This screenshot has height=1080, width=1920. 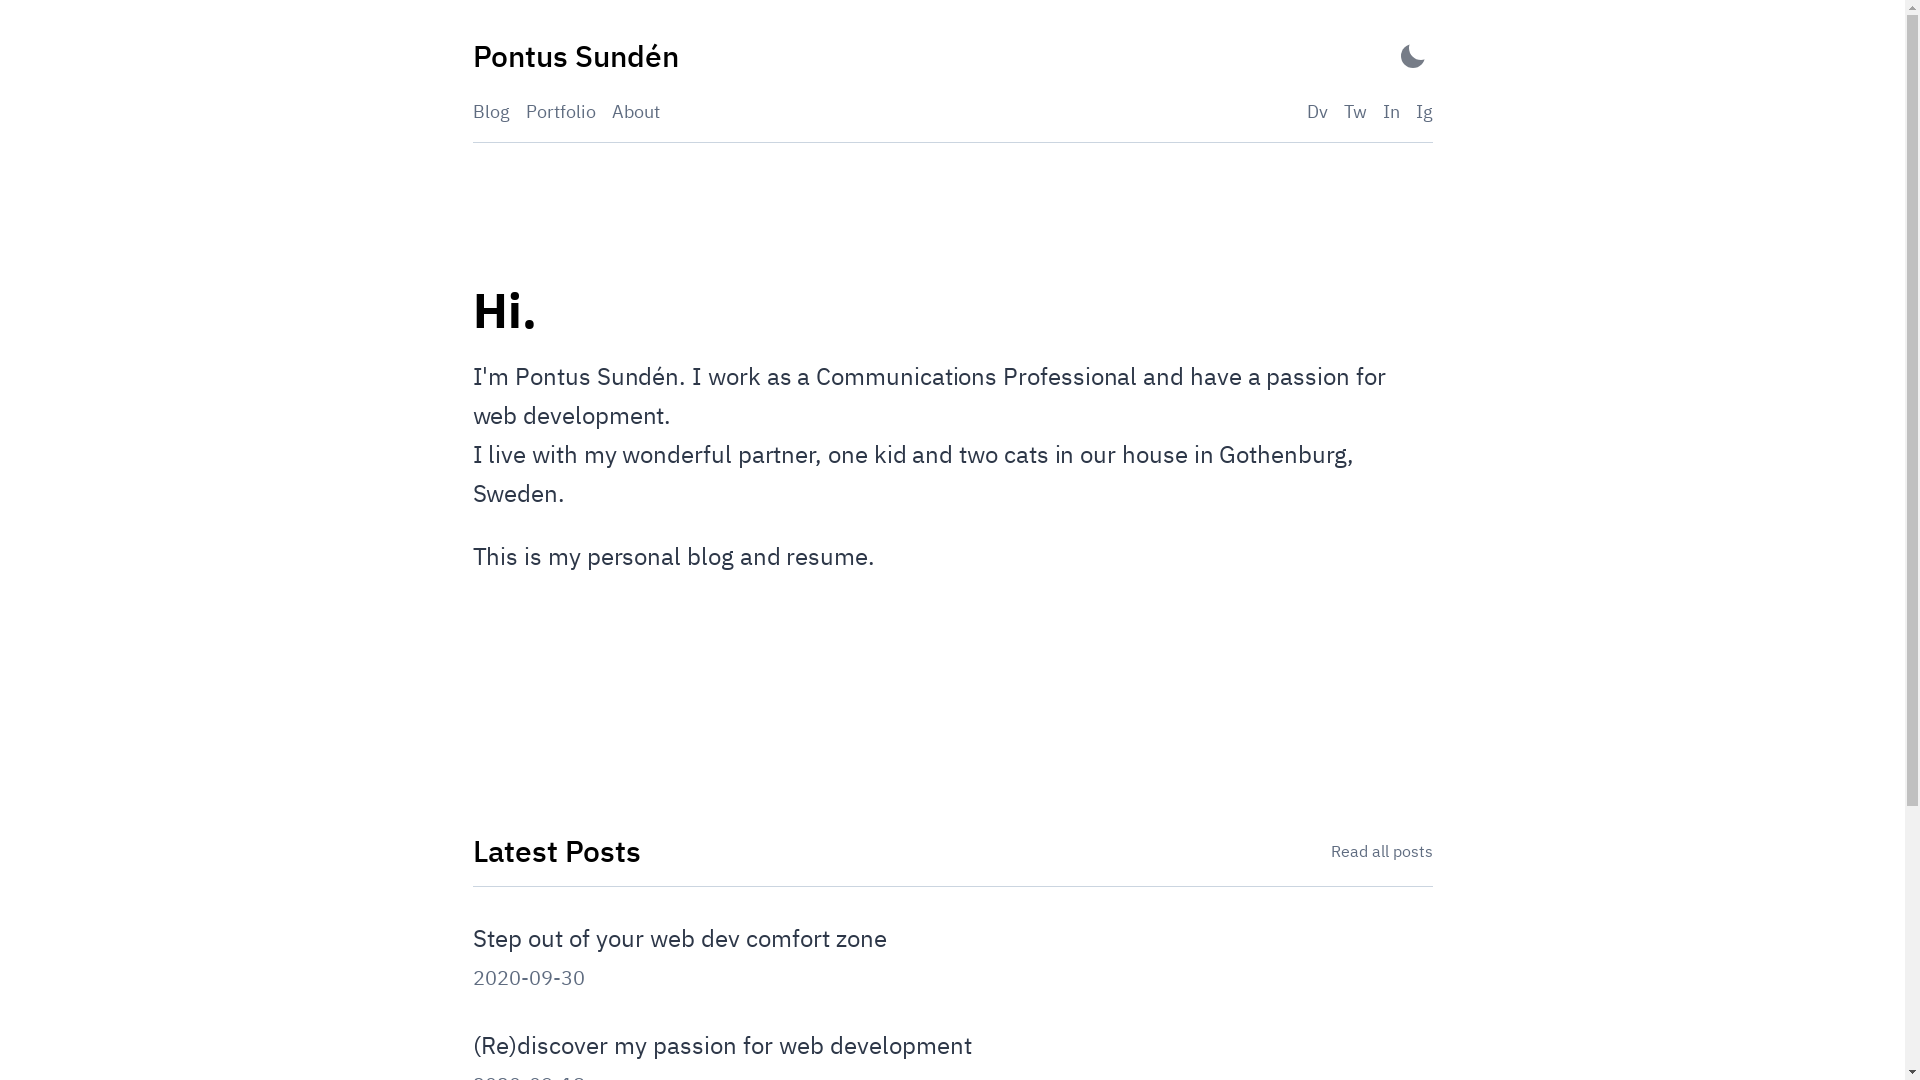 I want to click on 'Blog', so click(x=490, y=111).